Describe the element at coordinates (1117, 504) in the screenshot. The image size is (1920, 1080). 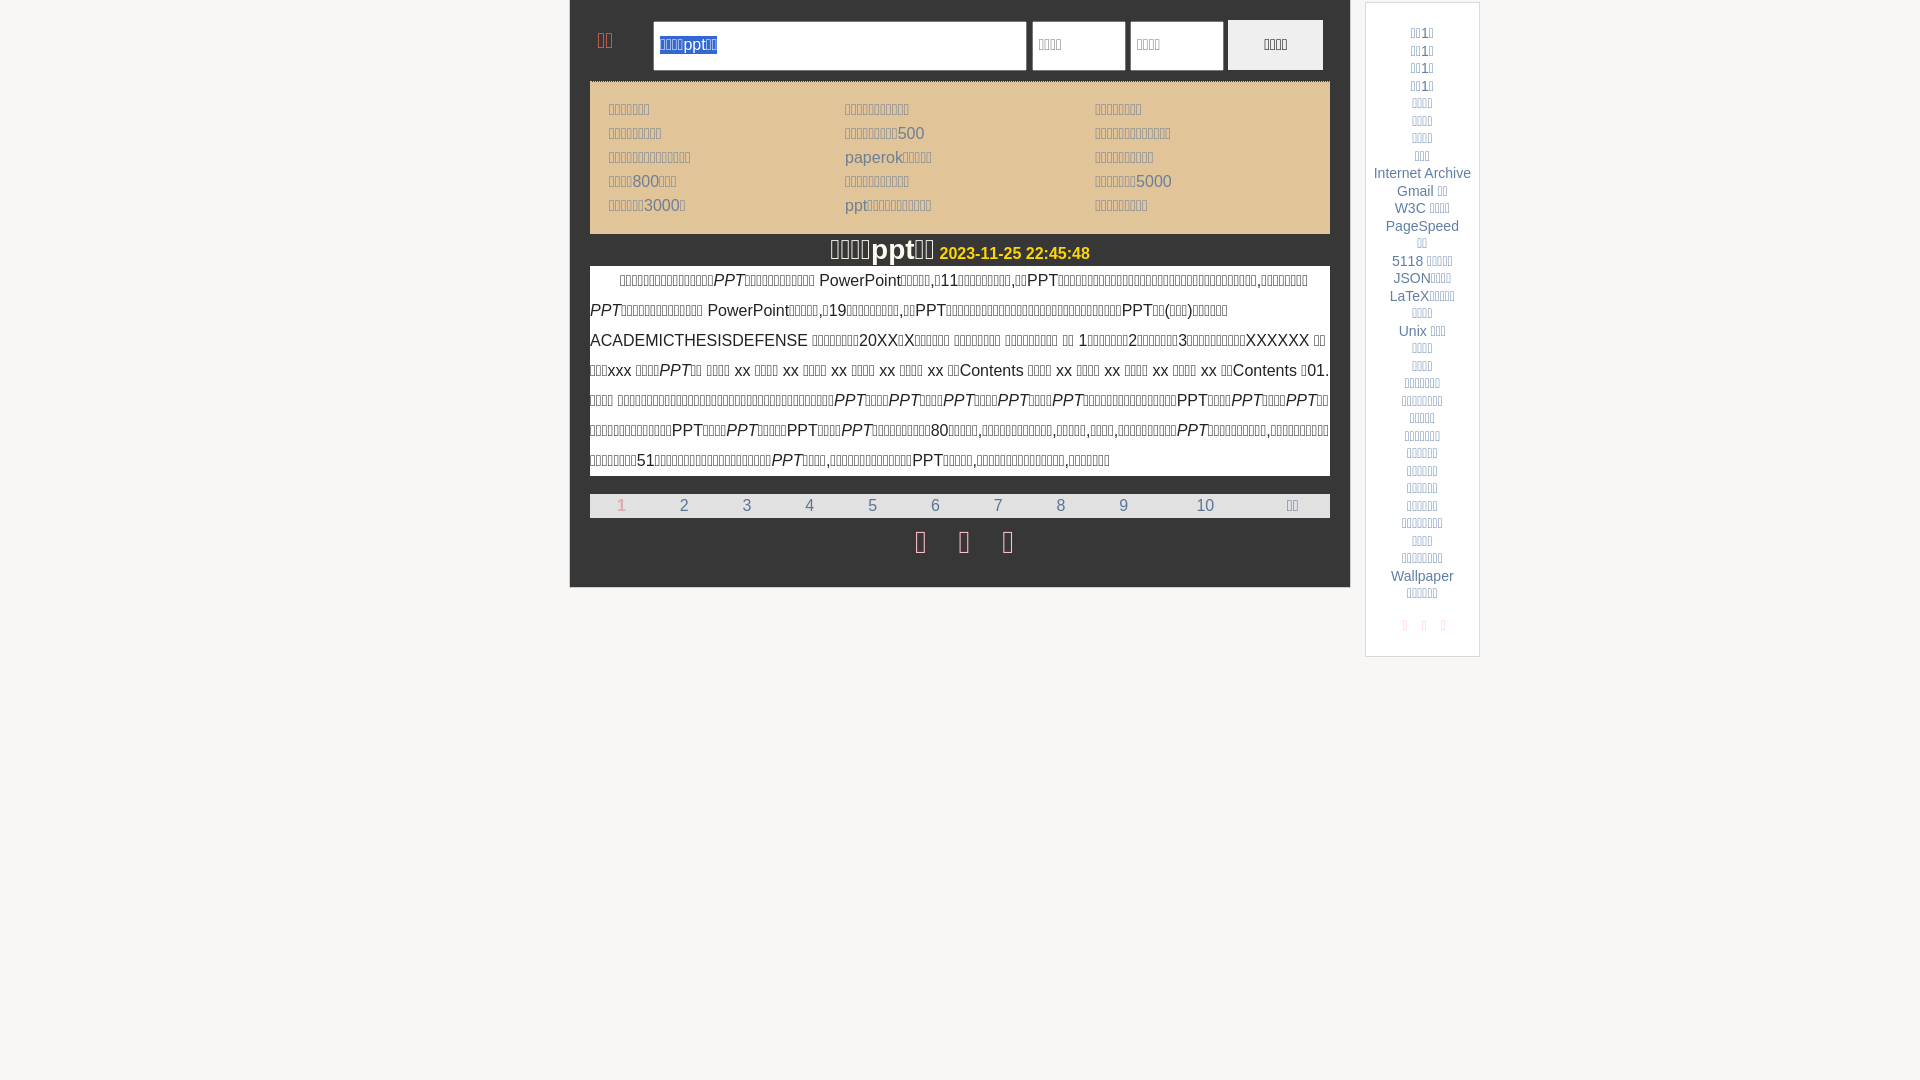
I see `'9'` at that location.